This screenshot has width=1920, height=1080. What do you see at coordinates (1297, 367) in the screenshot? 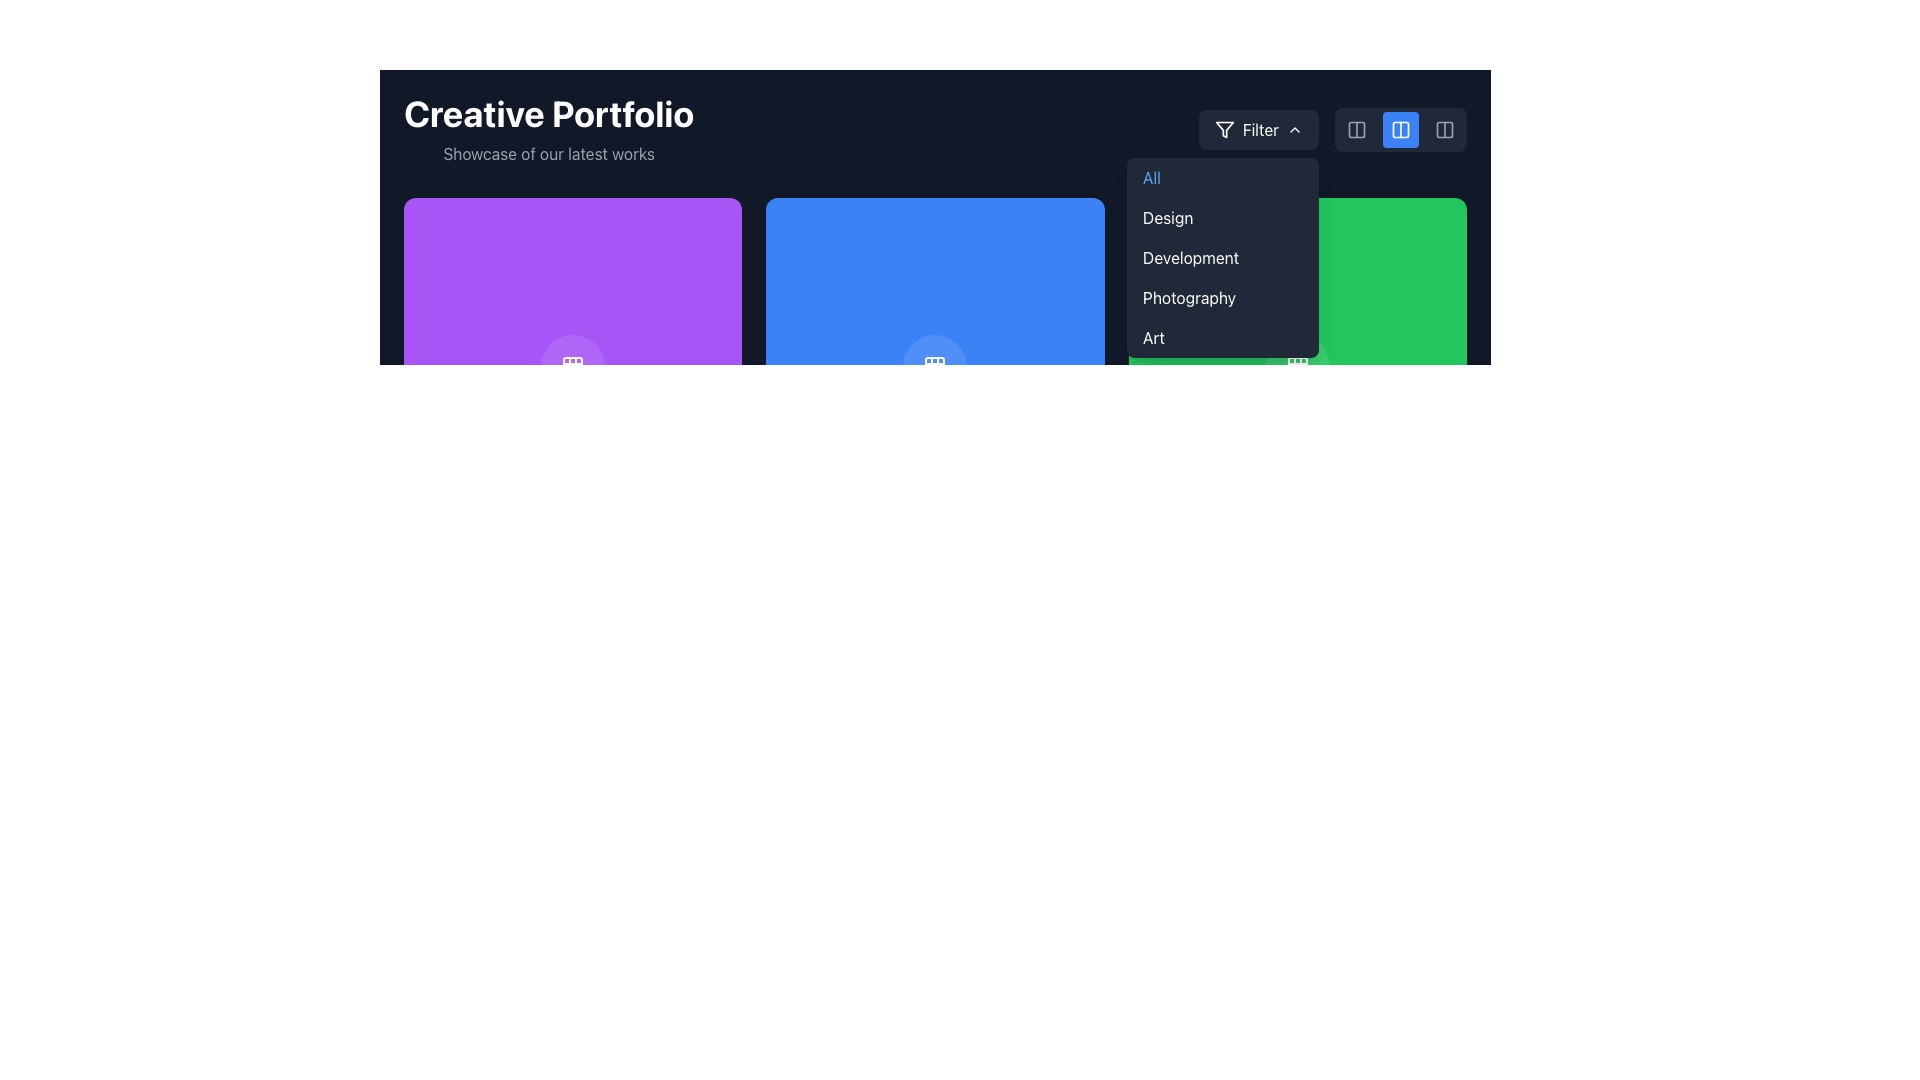
I see `the 3x3 grid icon with a white color scheme, located in the top bar of the interface` at bounding box center [1297, 367].